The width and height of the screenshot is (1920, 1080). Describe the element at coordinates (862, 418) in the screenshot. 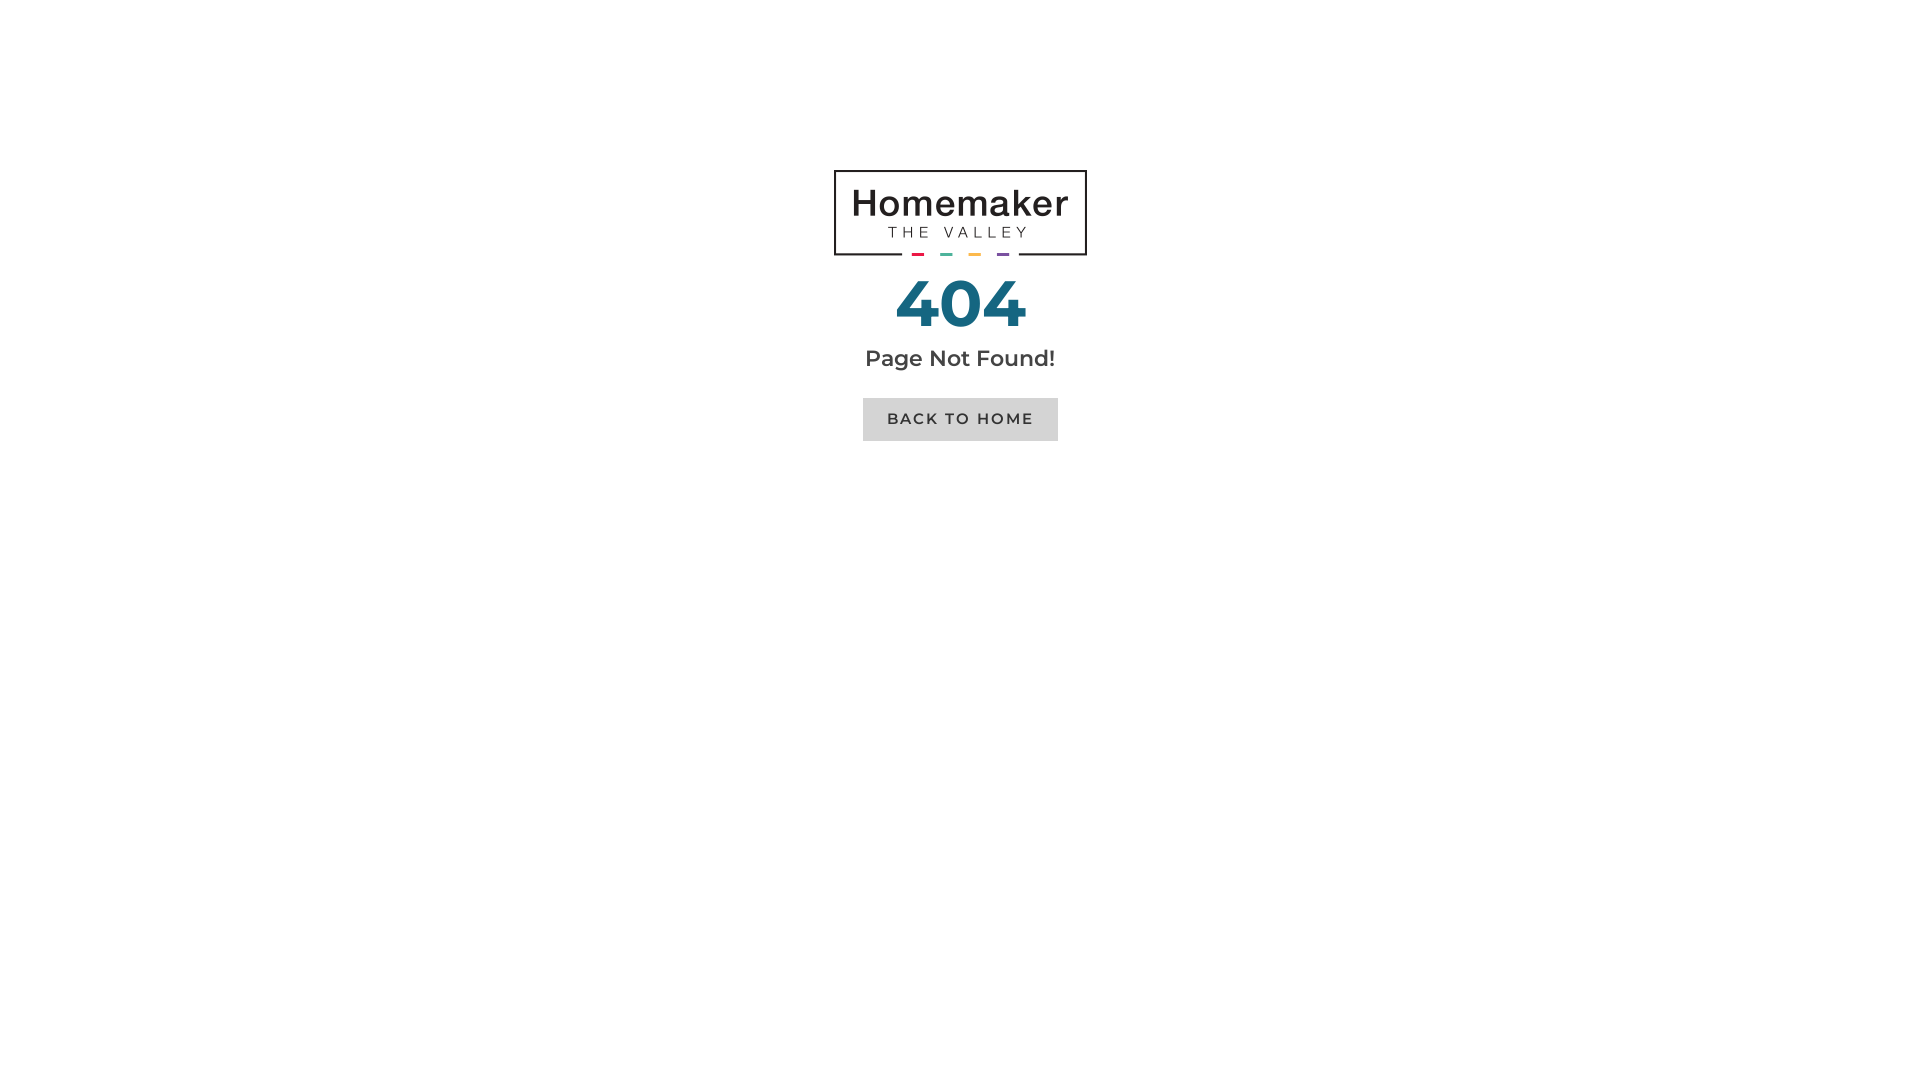

I see `'BACK TO HOME'` at that location.